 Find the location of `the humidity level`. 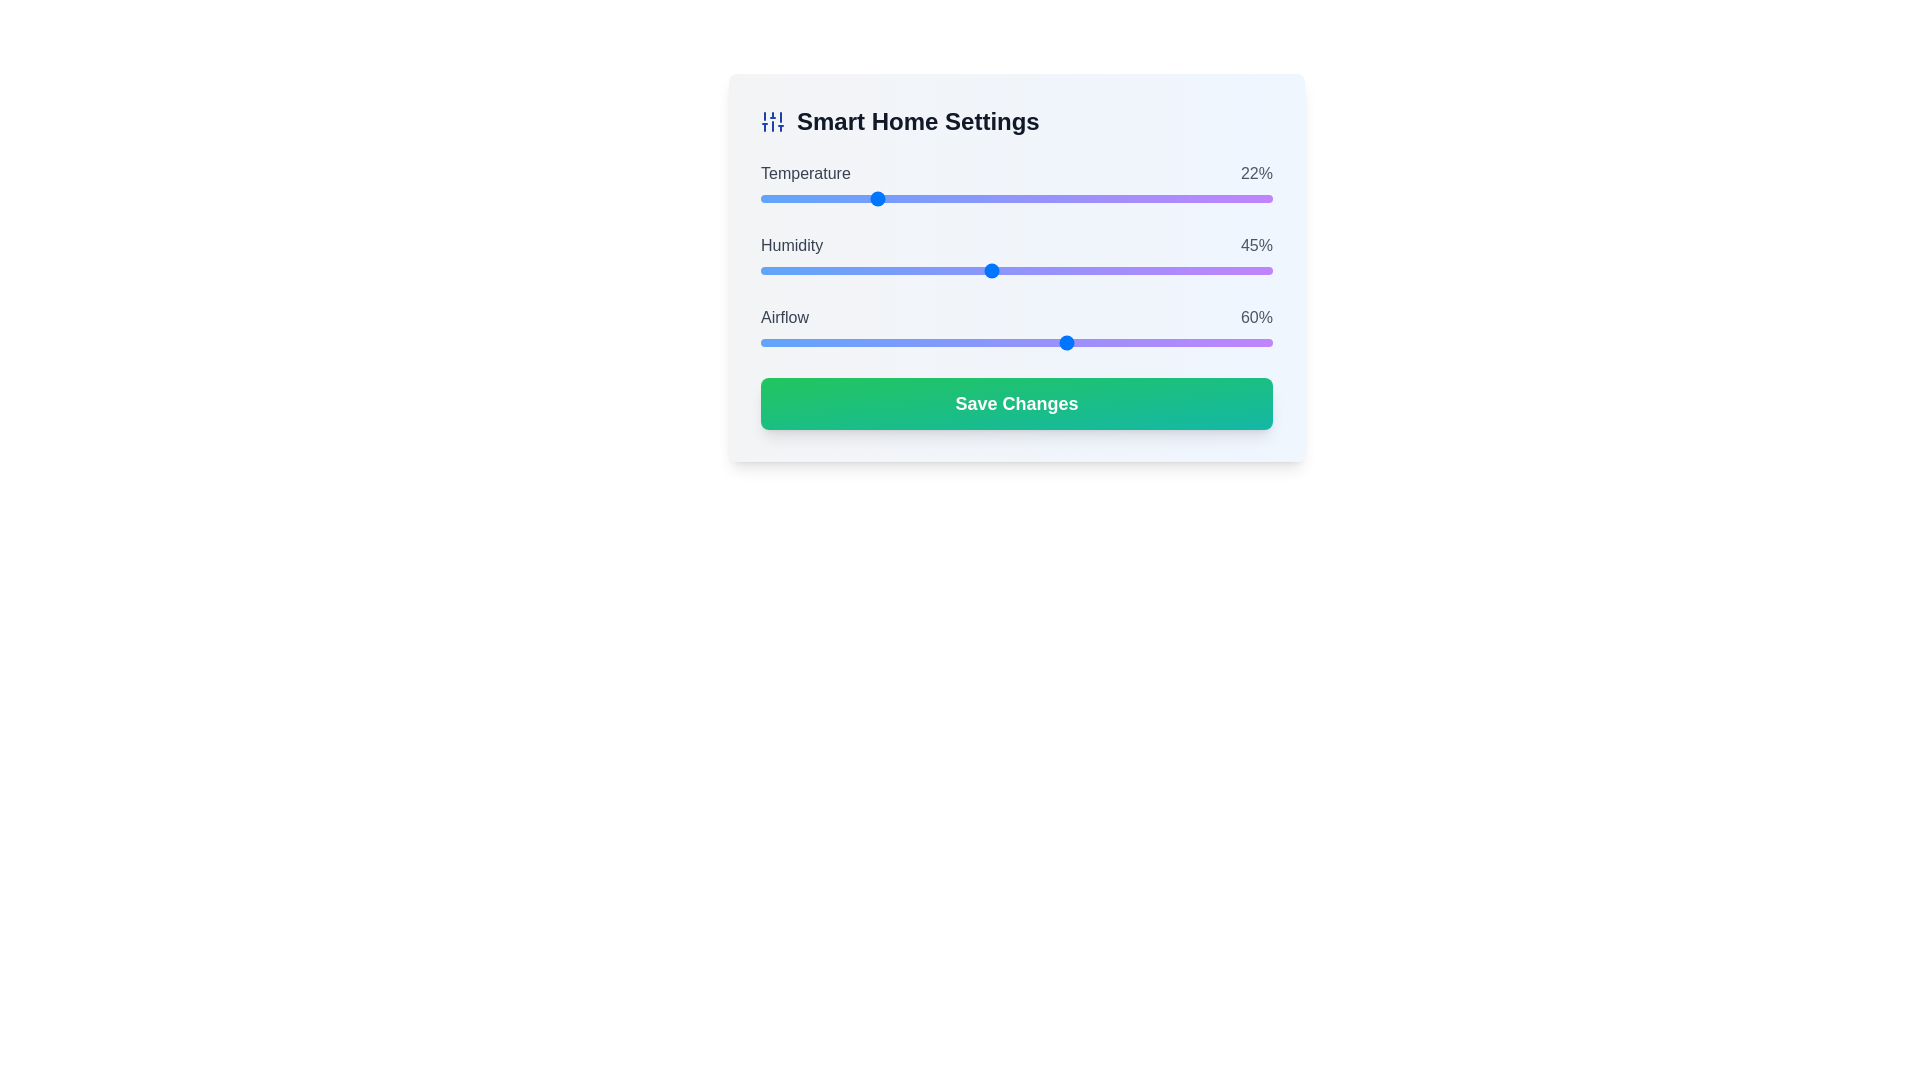

the humidity level is located at coordinates (960, 265).